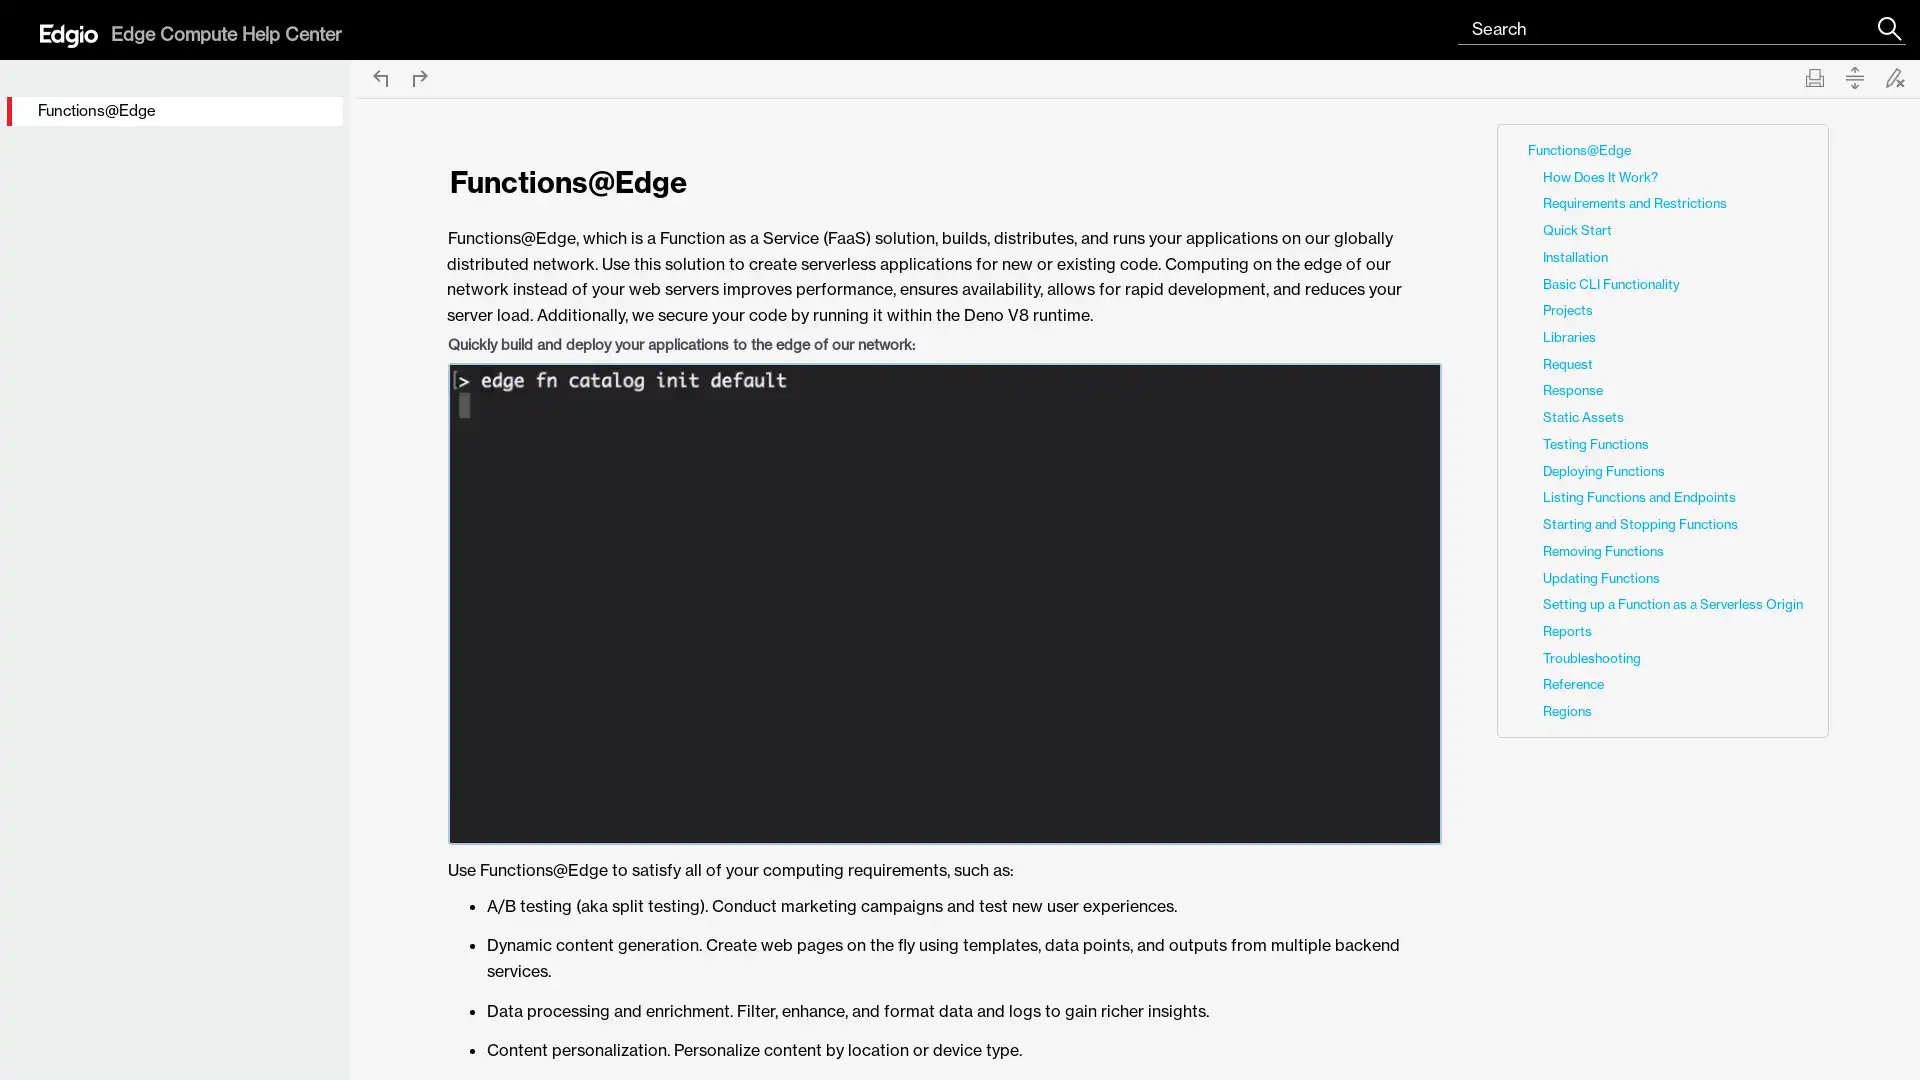  Describe the element at coordinates (1894, 76) in the screenshot. I see `remove highlight` at that location.